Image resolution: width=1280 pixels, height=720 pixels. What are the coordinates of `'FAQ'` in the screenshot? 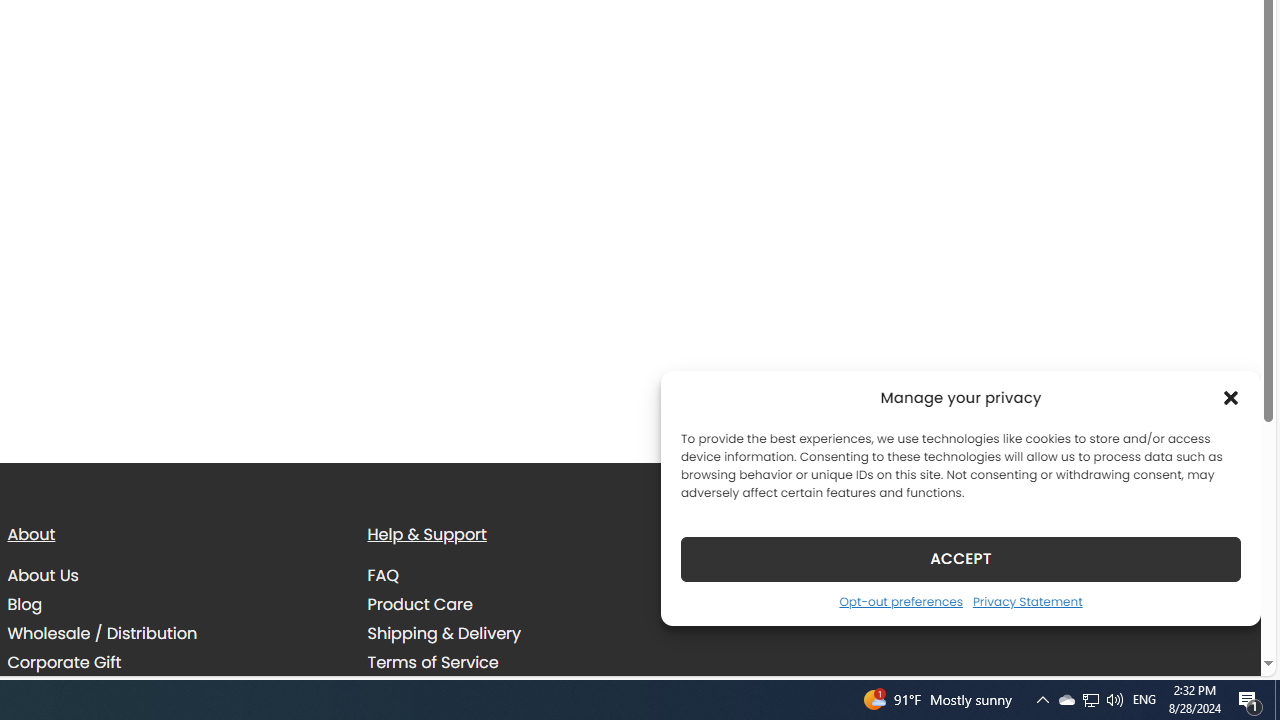 It's located at (383, 576).